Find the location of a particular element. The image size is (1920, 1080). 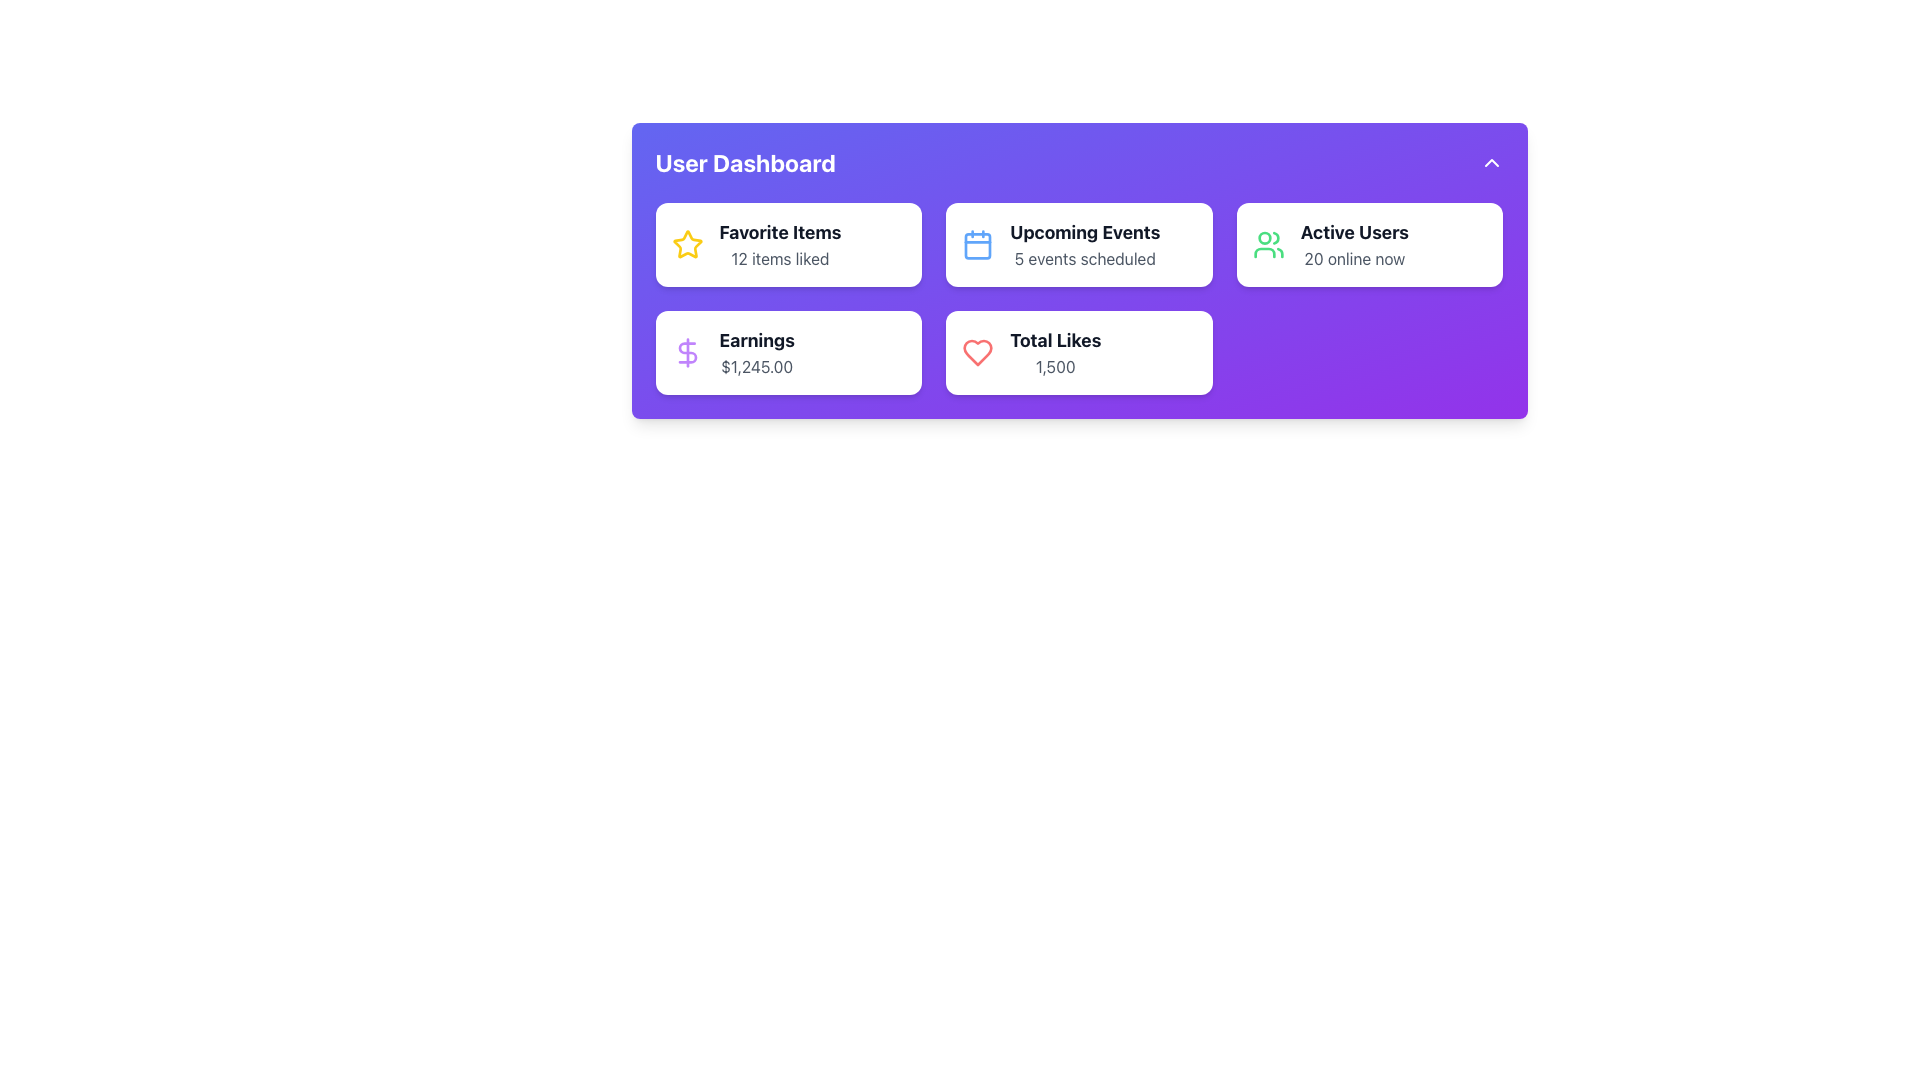

the earnings amount text located in the bottom-left card of the dashboard, which is grouped under the label 'Earnings' is located at coordinates (756, 366).